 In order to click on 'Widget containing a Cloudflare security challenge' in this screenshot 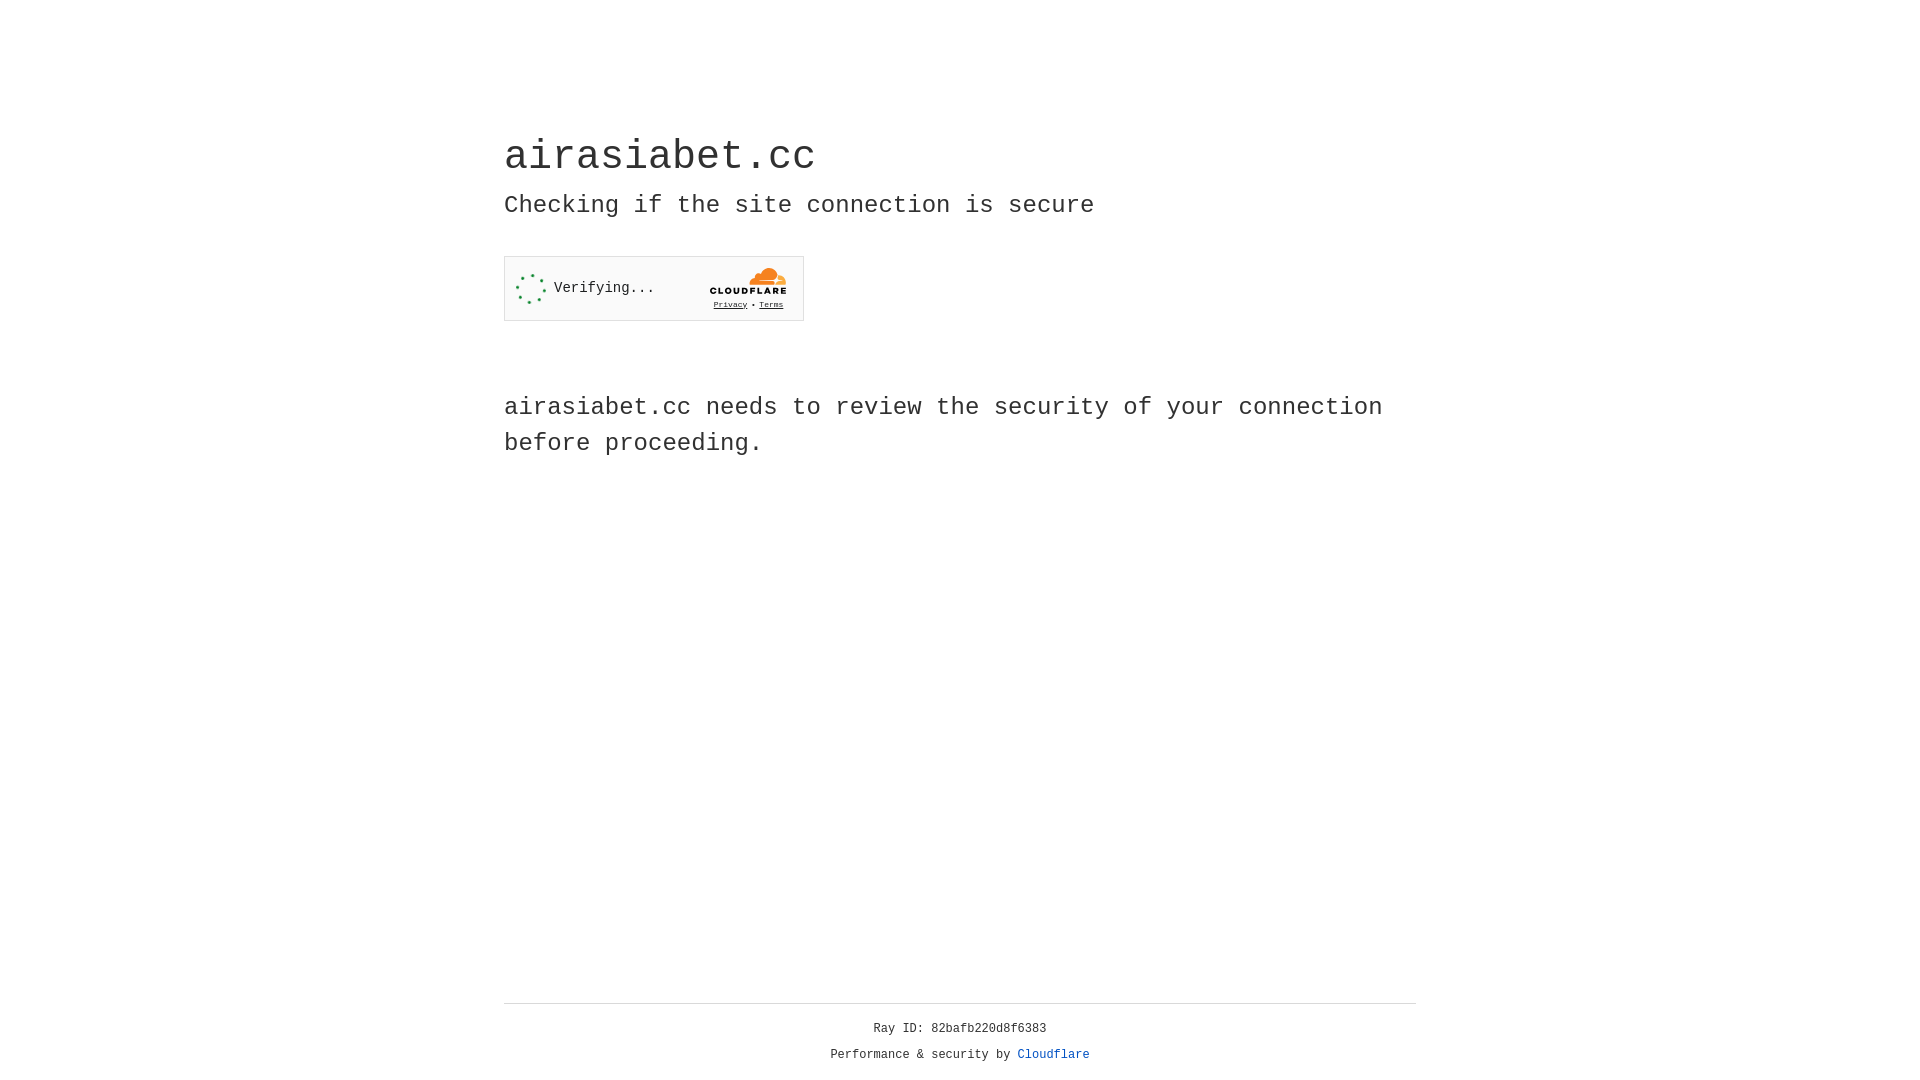, I will do `click(653, 288)`.